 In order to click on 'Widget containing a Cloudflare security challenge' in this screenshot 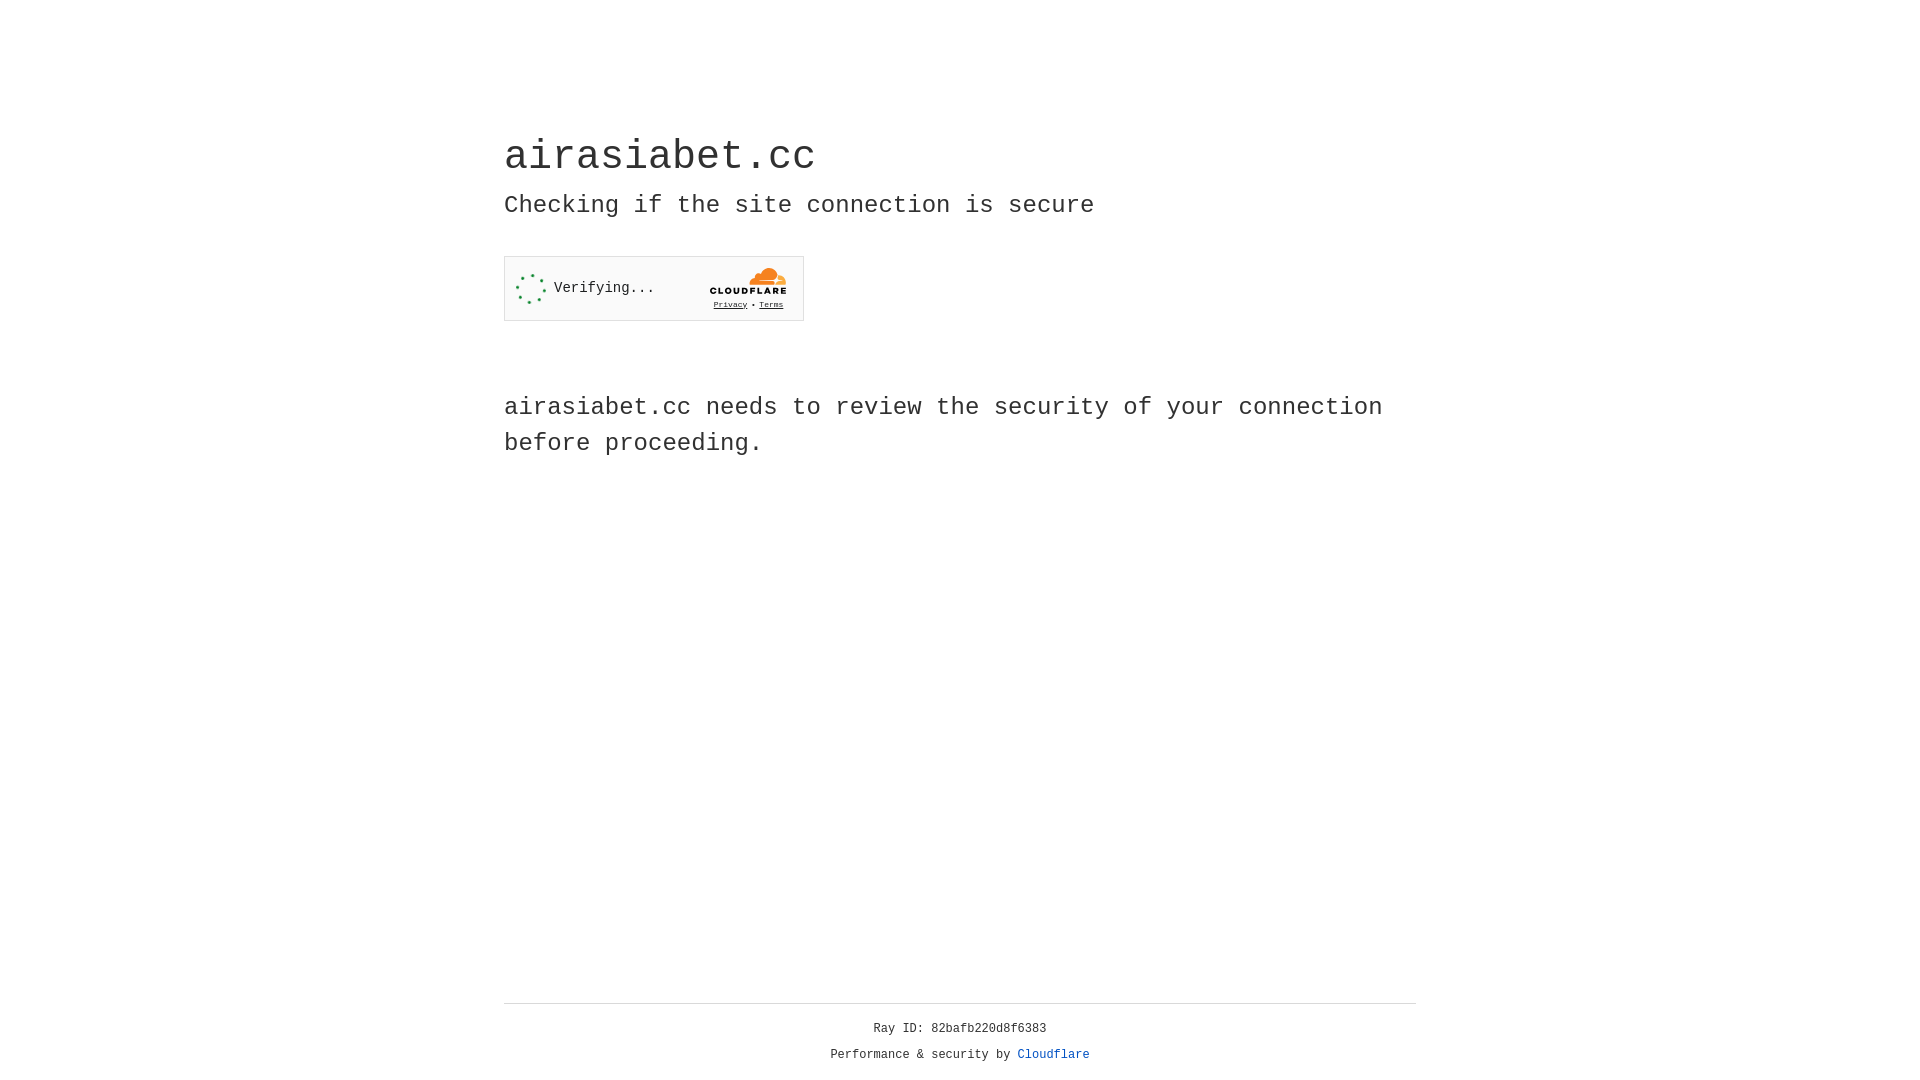, I will do `click(653, 288)`.